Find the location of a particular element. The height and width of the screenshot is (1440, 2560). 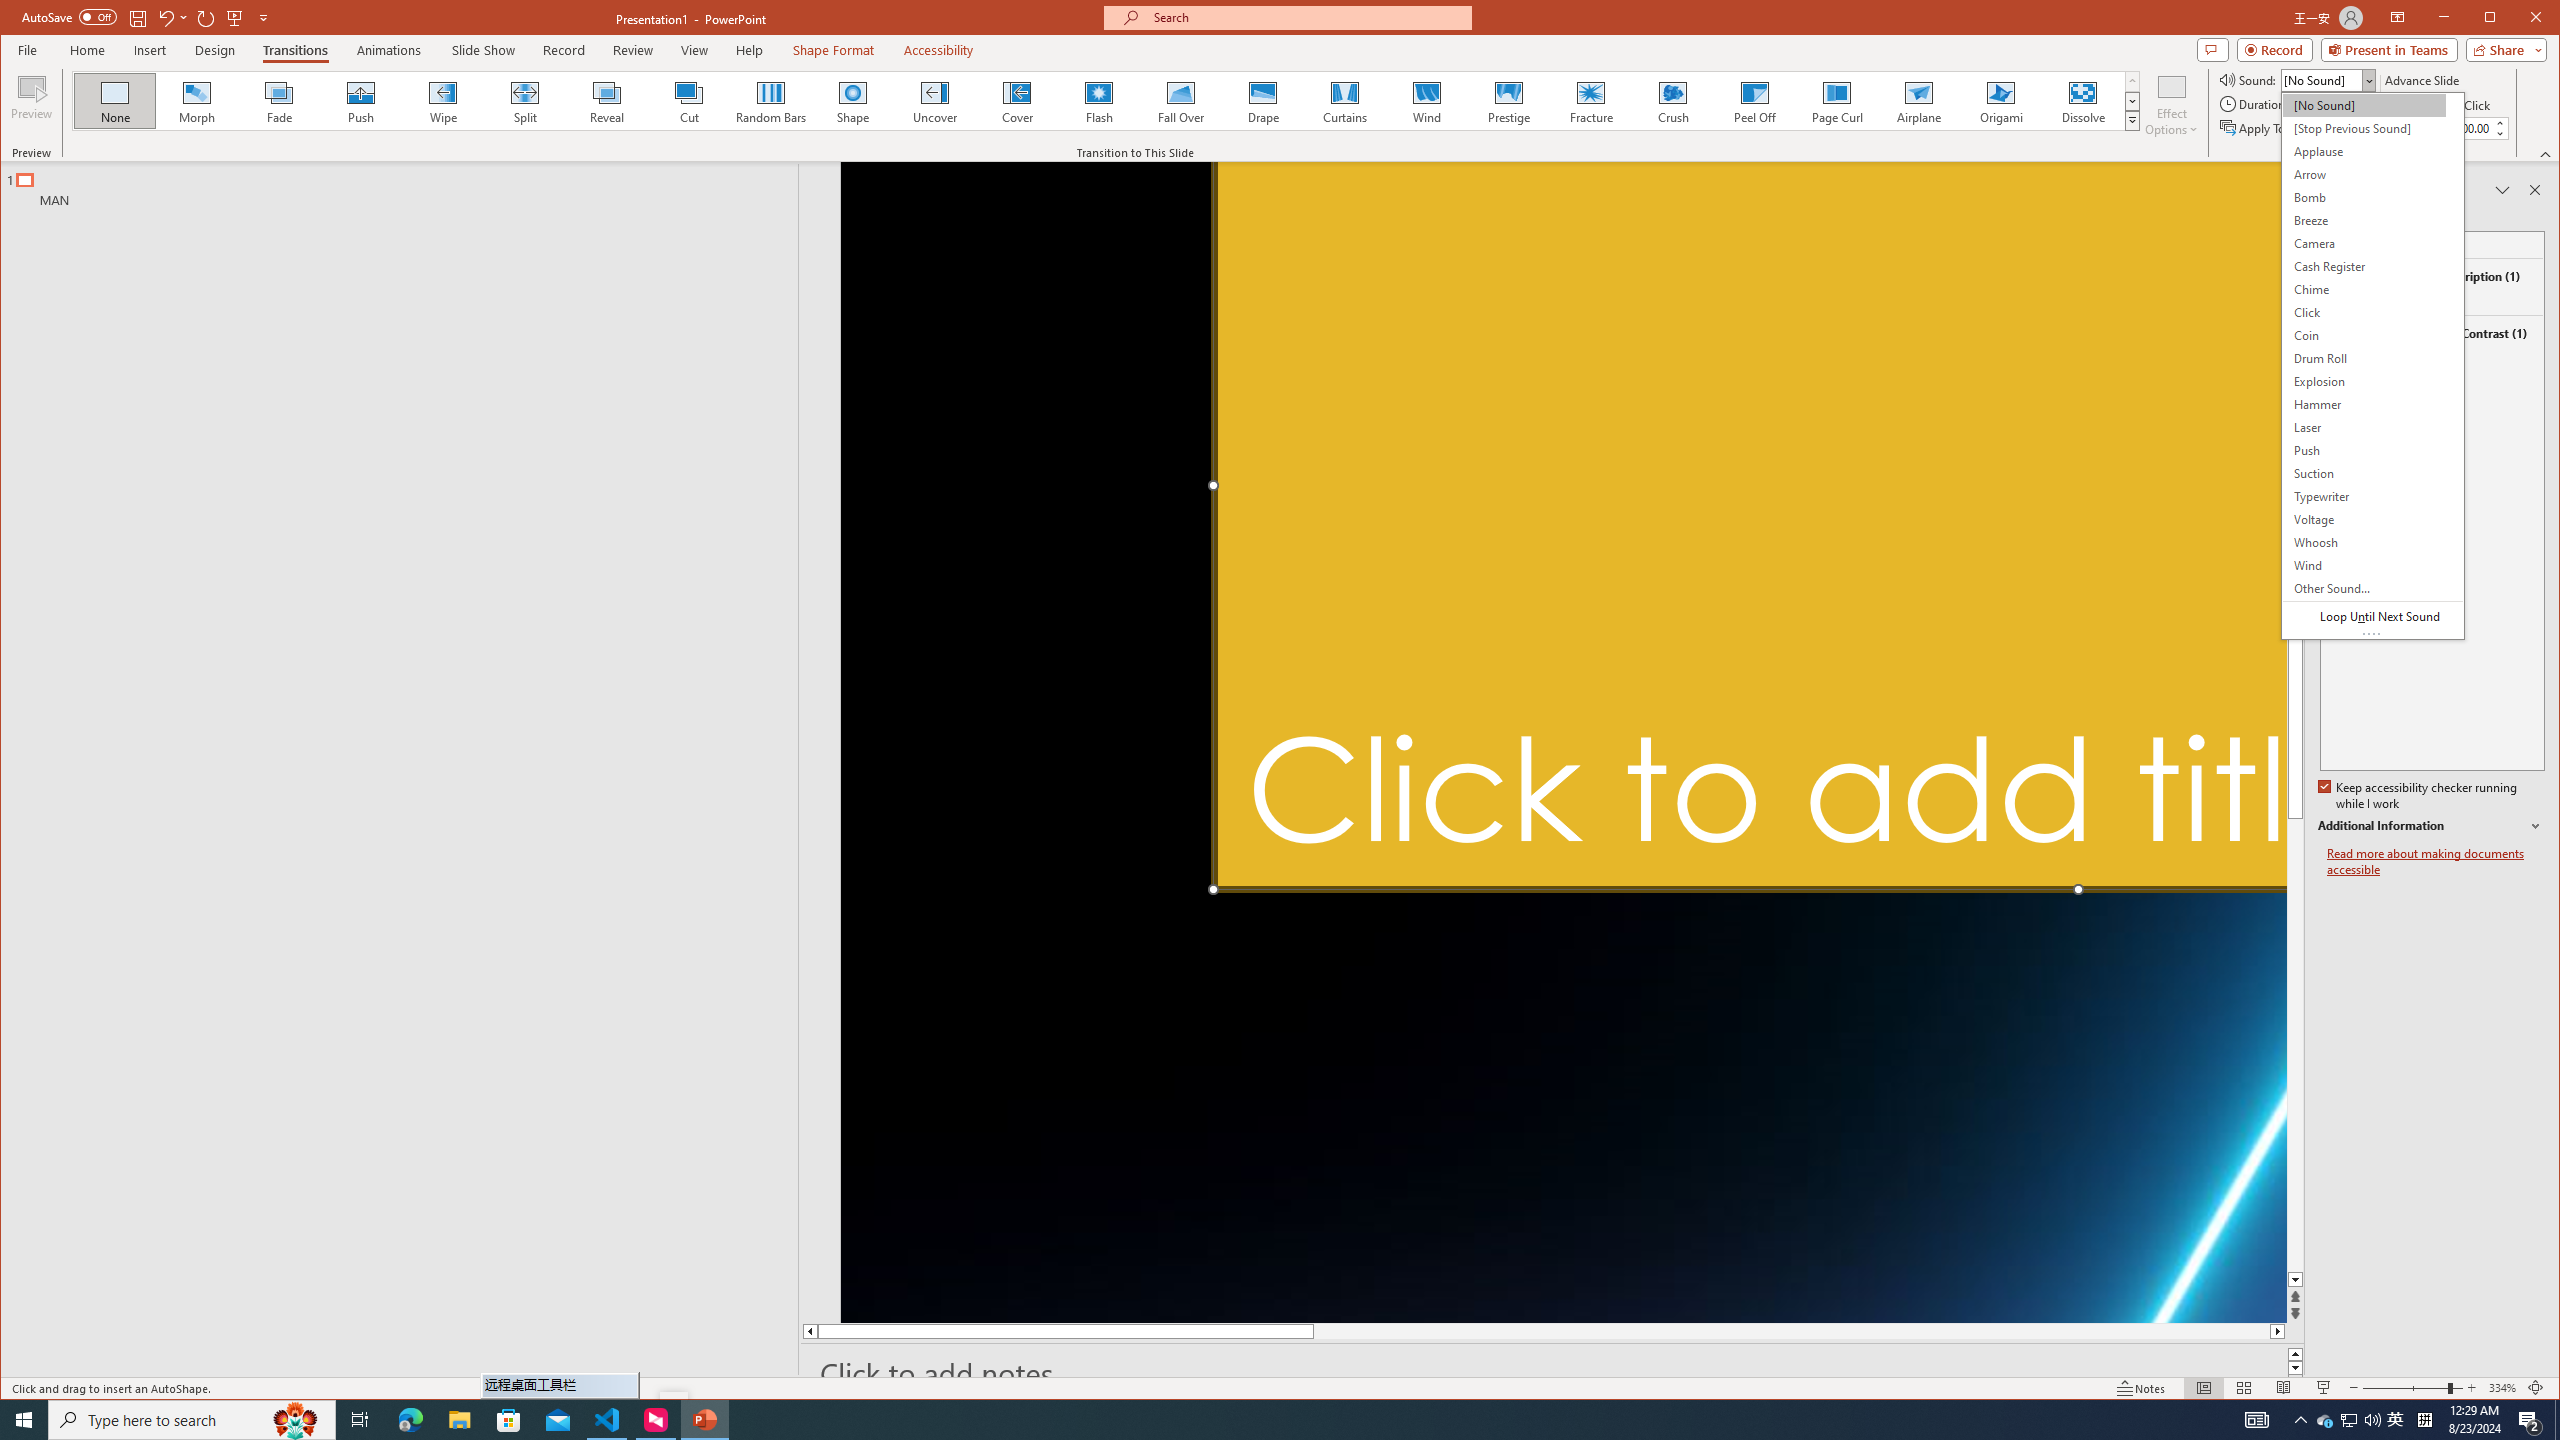

'Origami' is located at coordinates (2001, 100).